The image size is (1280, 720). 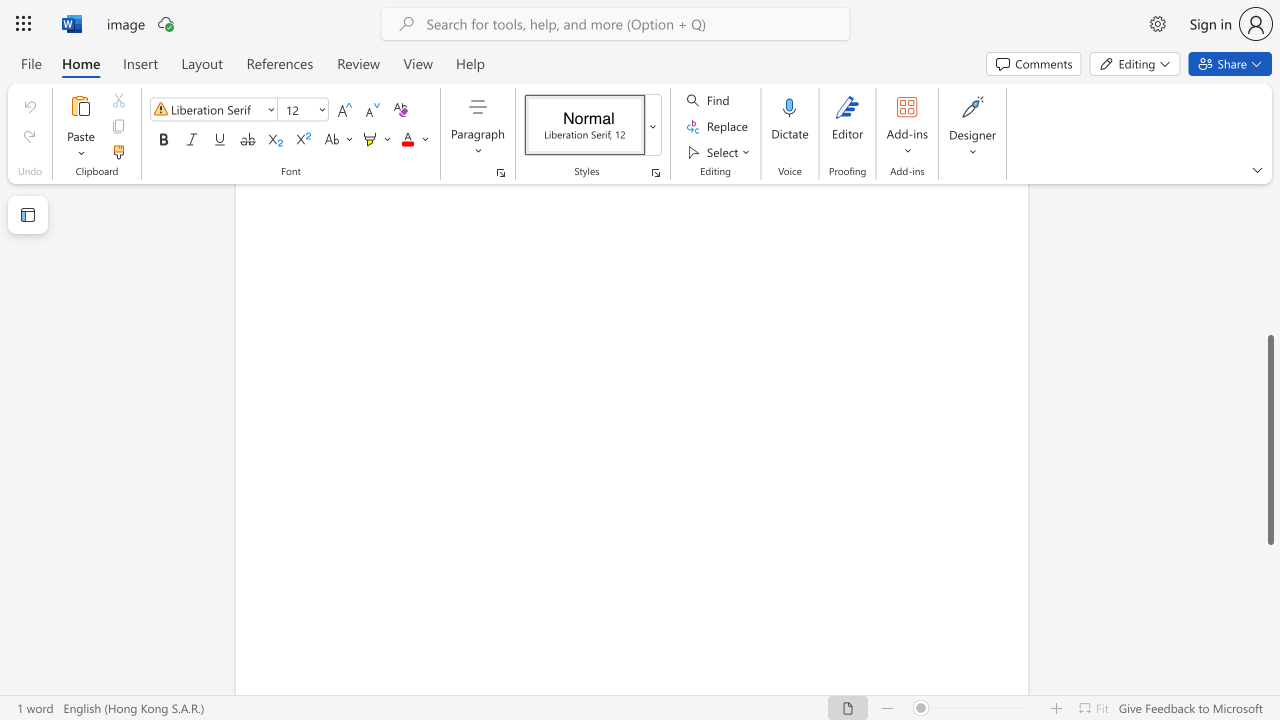 I want to click on the scrollbar on the right side to scroll the page up, so click(x=1269, y=228).